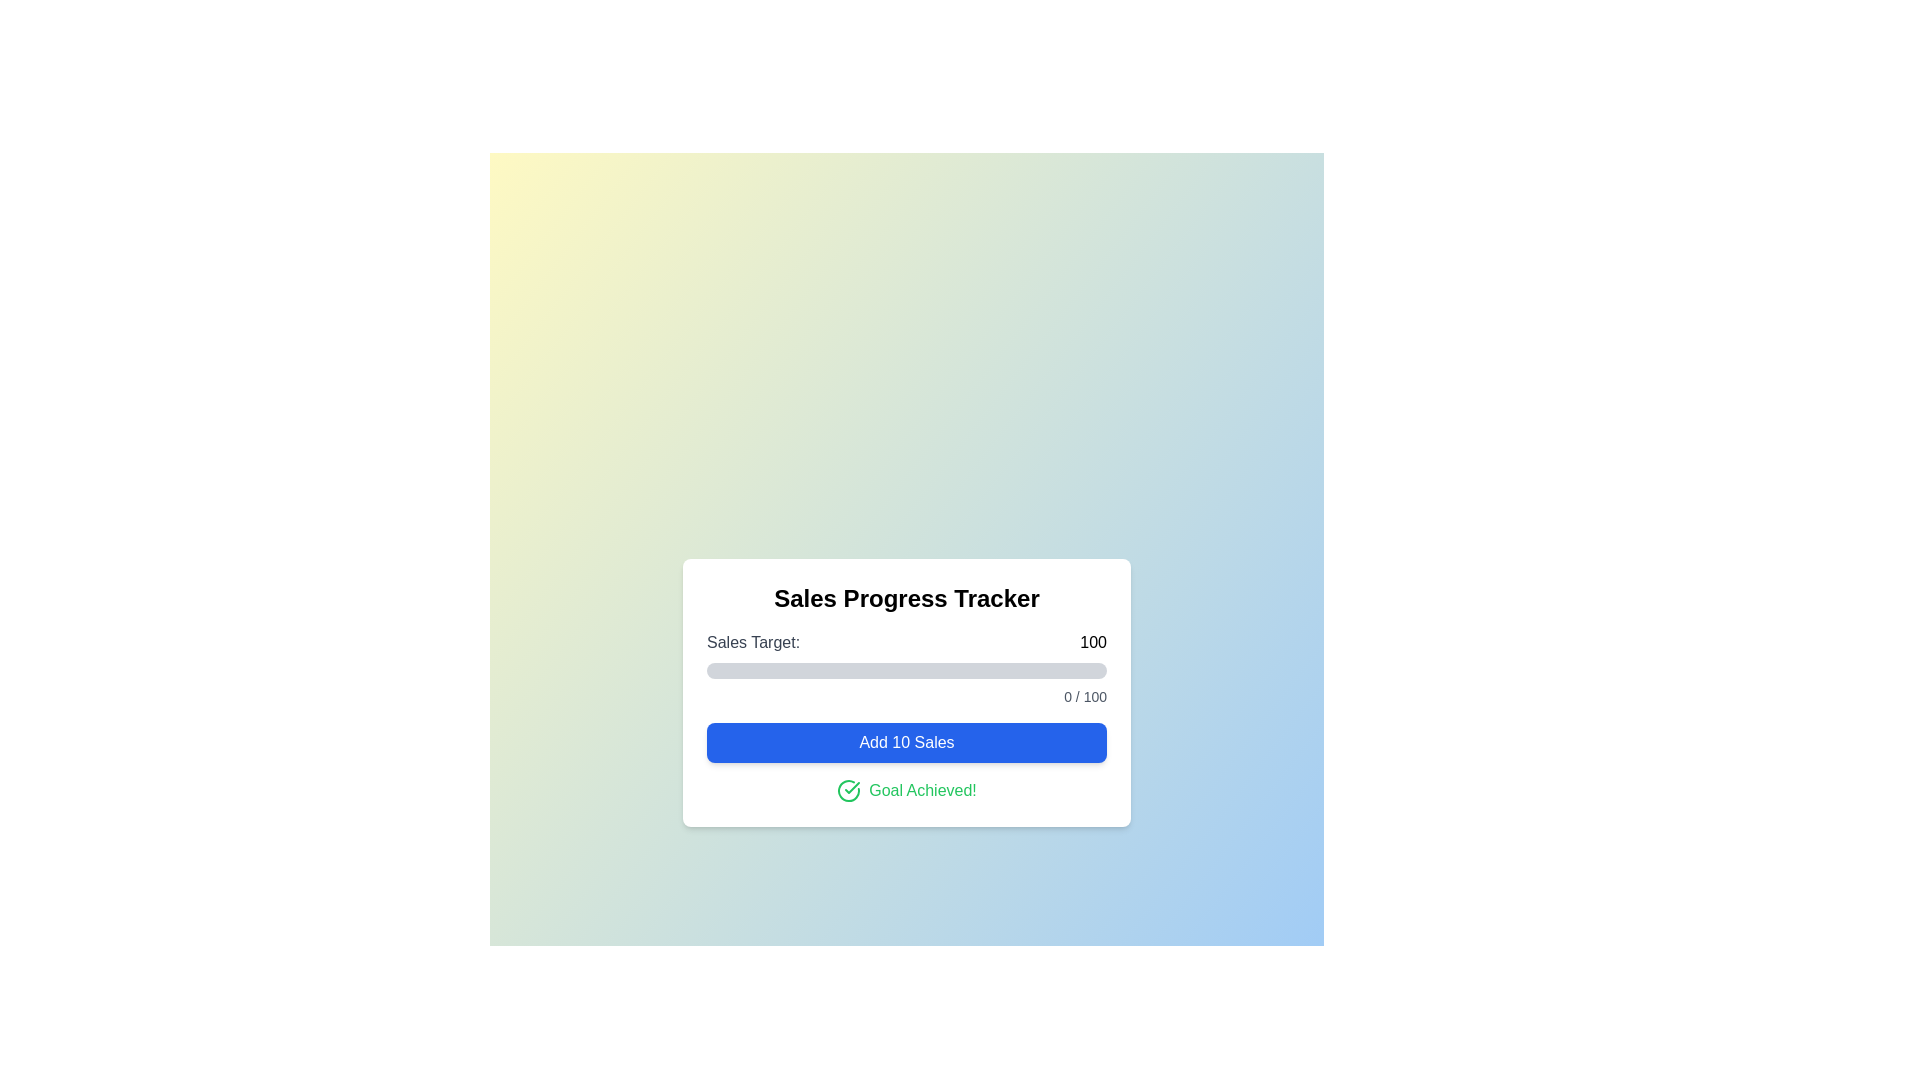  Describe the element at coordinates (849, 789) in the screenshot. I see `the circular green-stroke icon with a checkmark, which signifies a successful state, located immediately to the left of the text 'Goal Achieved!'` at that location.